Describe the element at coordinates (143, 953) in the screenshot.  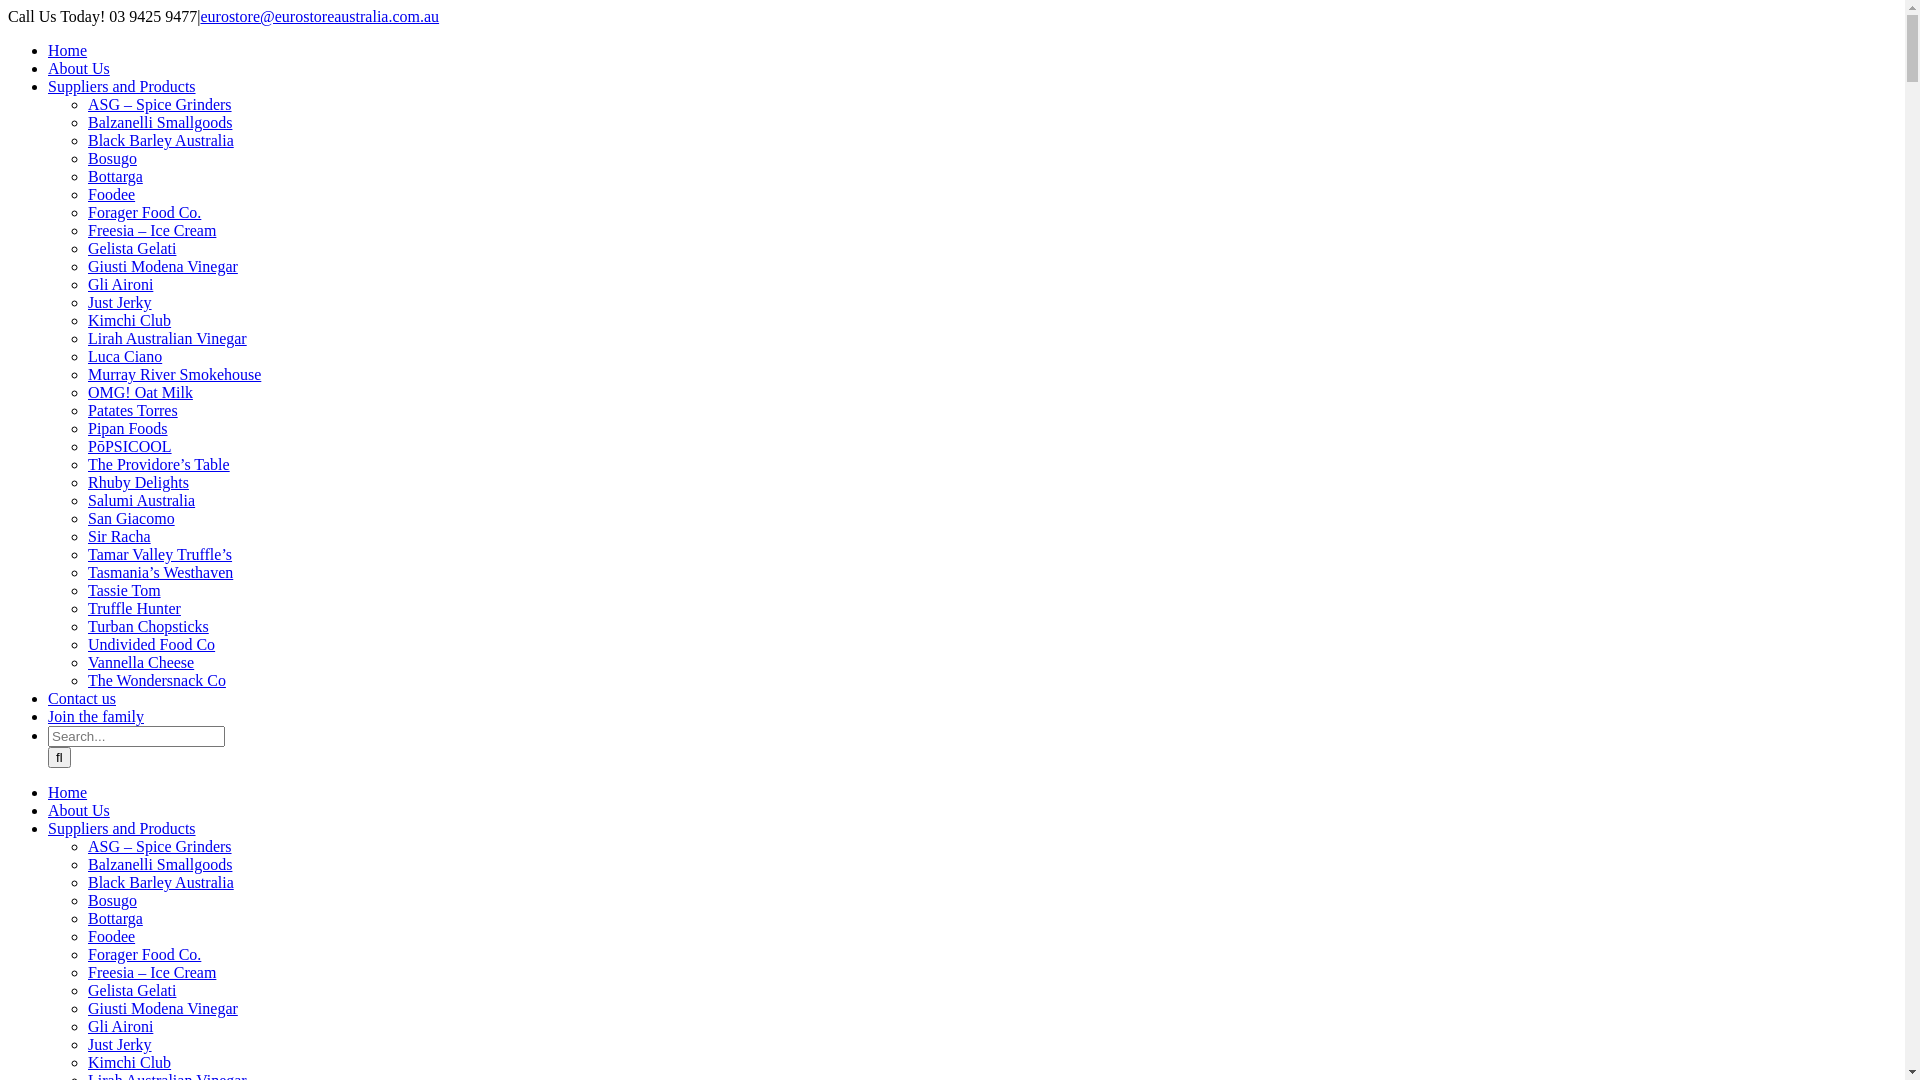
I see `'Forager Food Co.'` at that location.